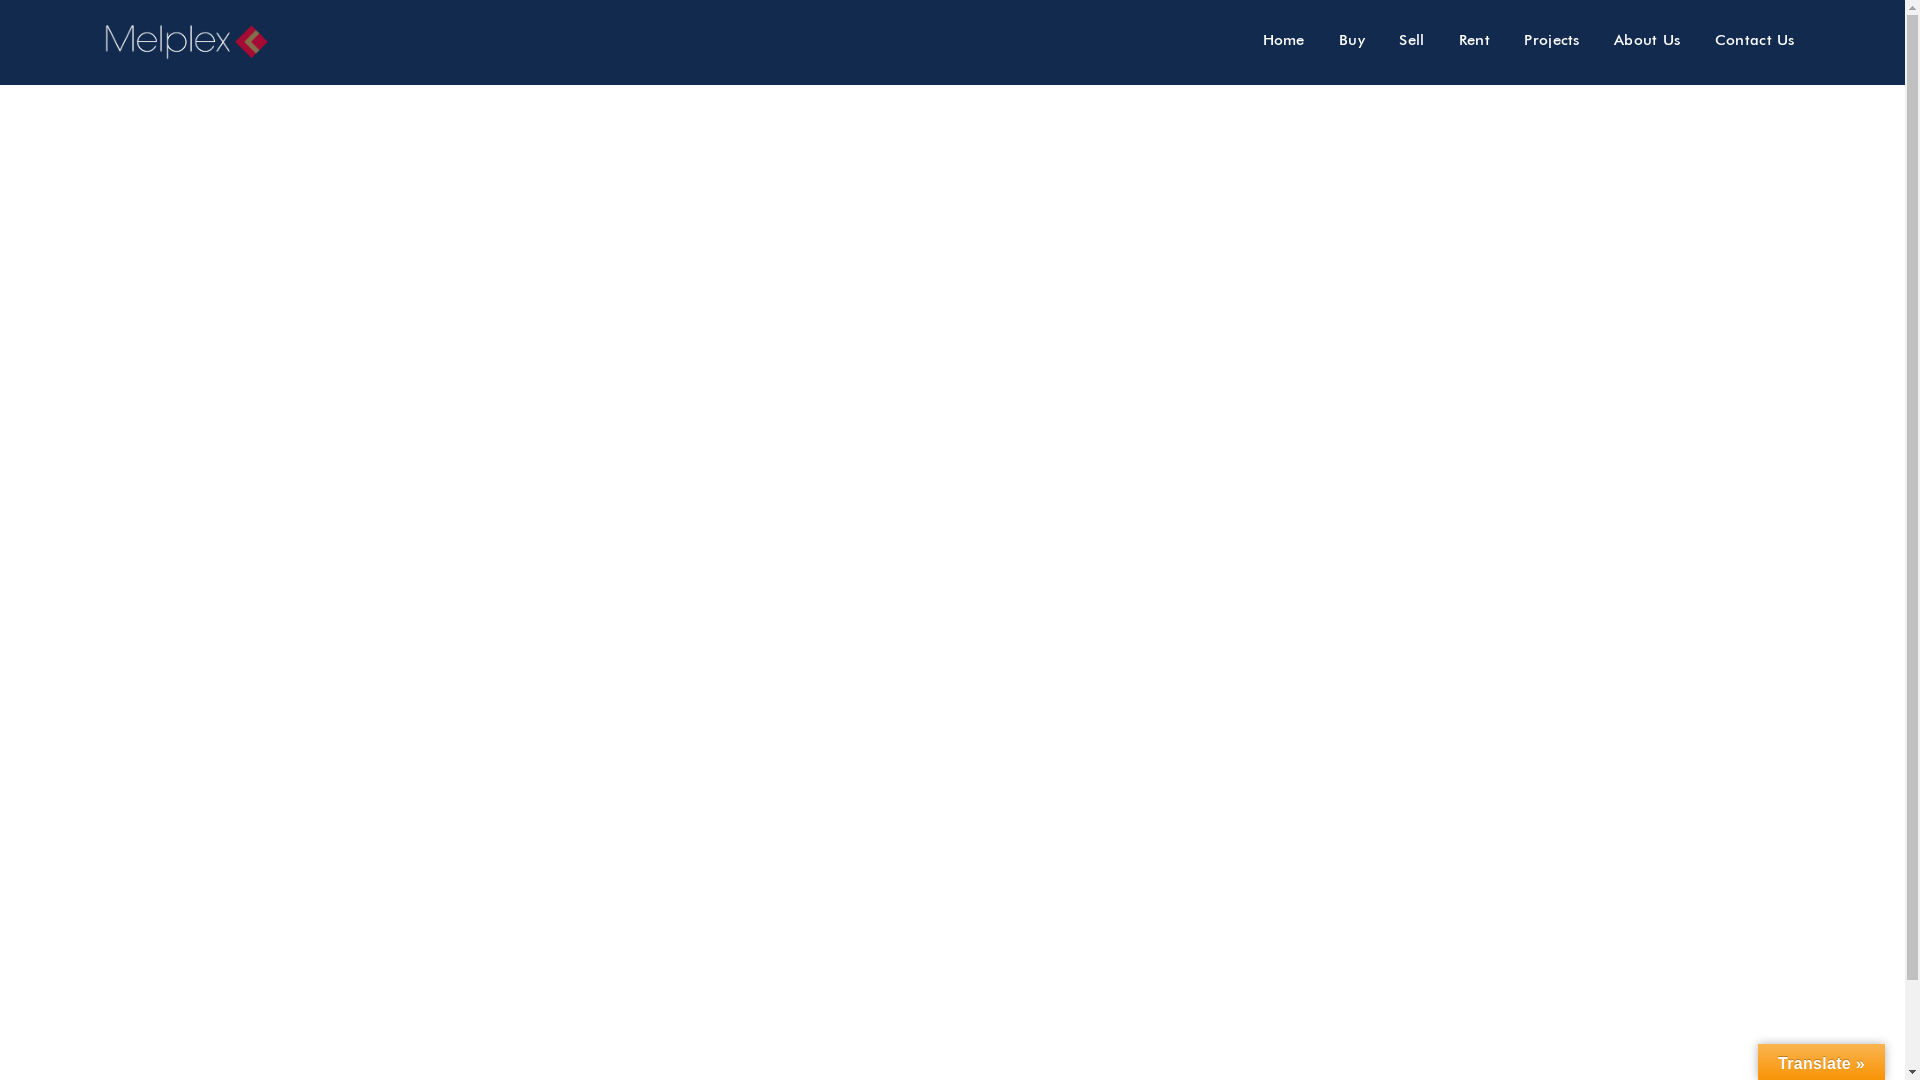 This screenshot has height=1080, width=1920. What do you see at coordinates (1646, 39) in the screenshot?
I see `'About Us'` at bounding box center [1646, 39].